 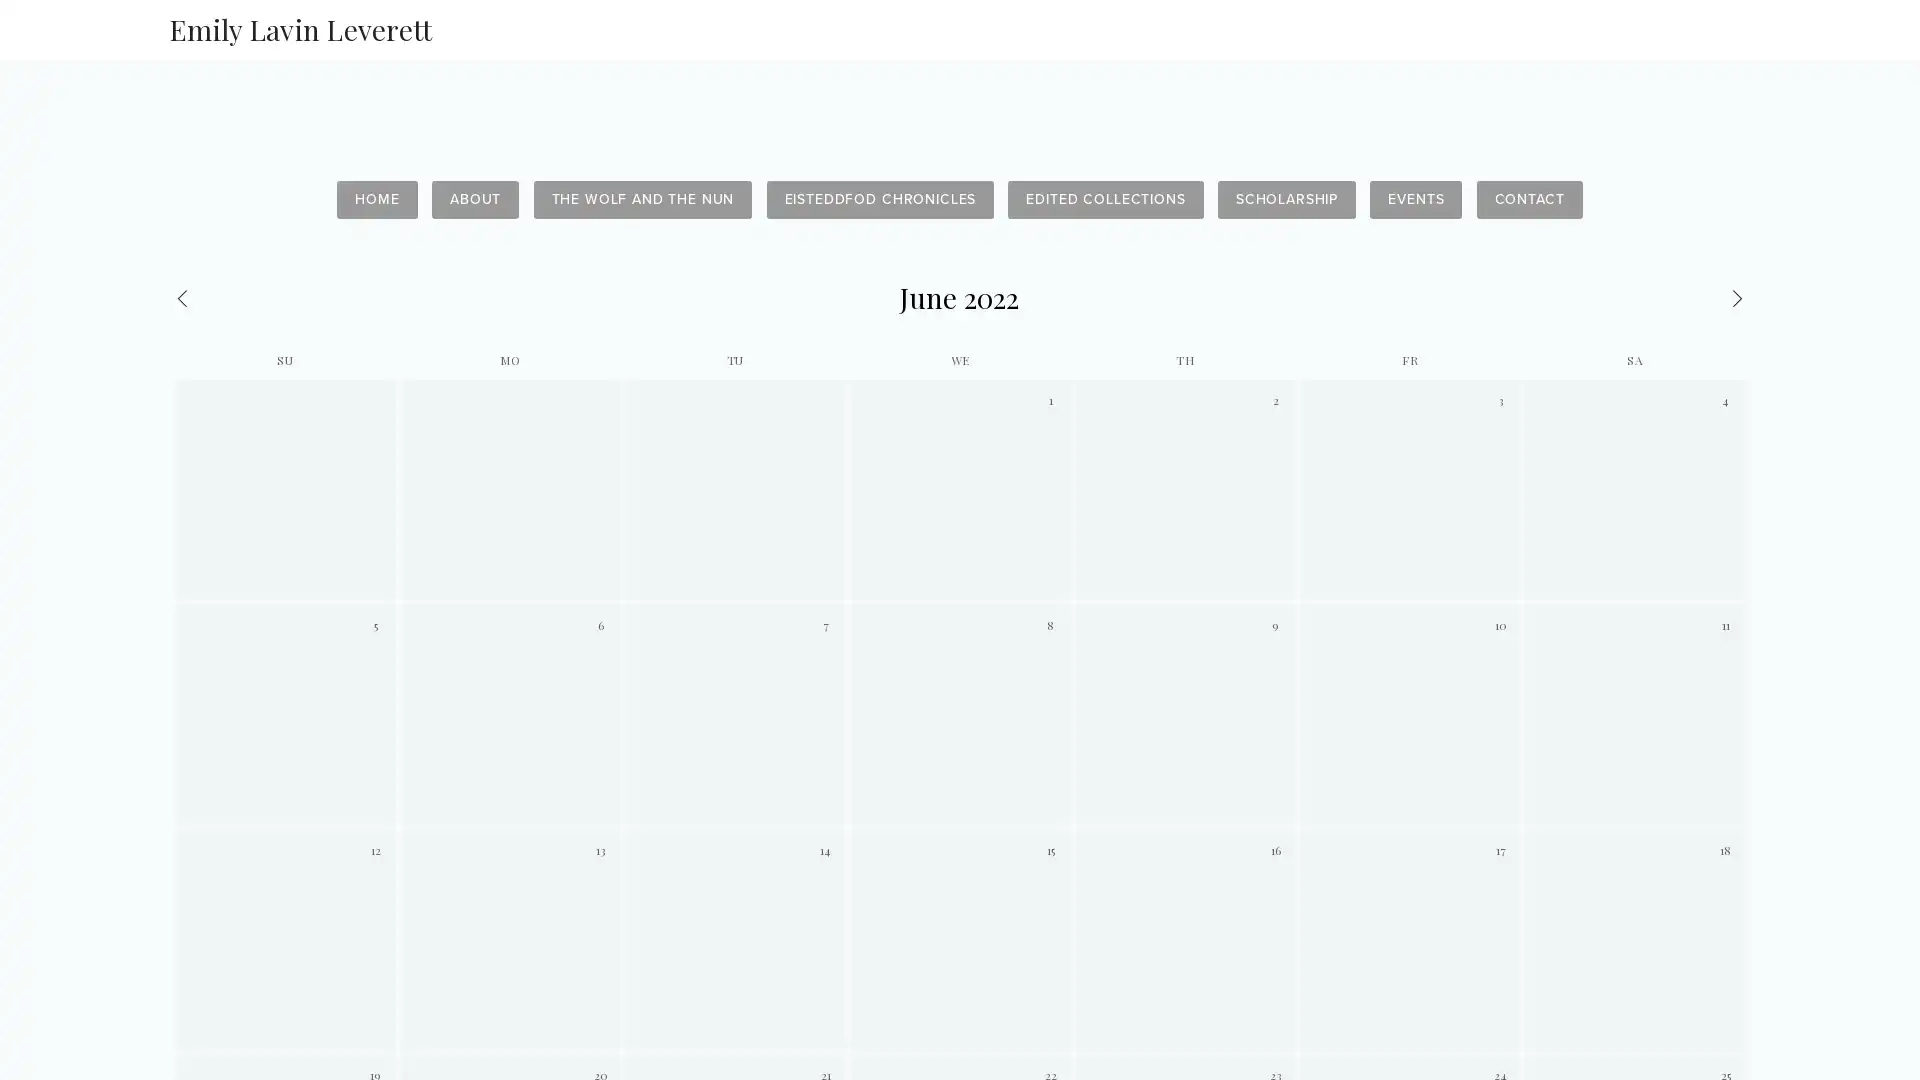 What do you see at coordinates (279, 297) in the screenshot?
I see `Go to previous month` at bounding box center [279, 297].